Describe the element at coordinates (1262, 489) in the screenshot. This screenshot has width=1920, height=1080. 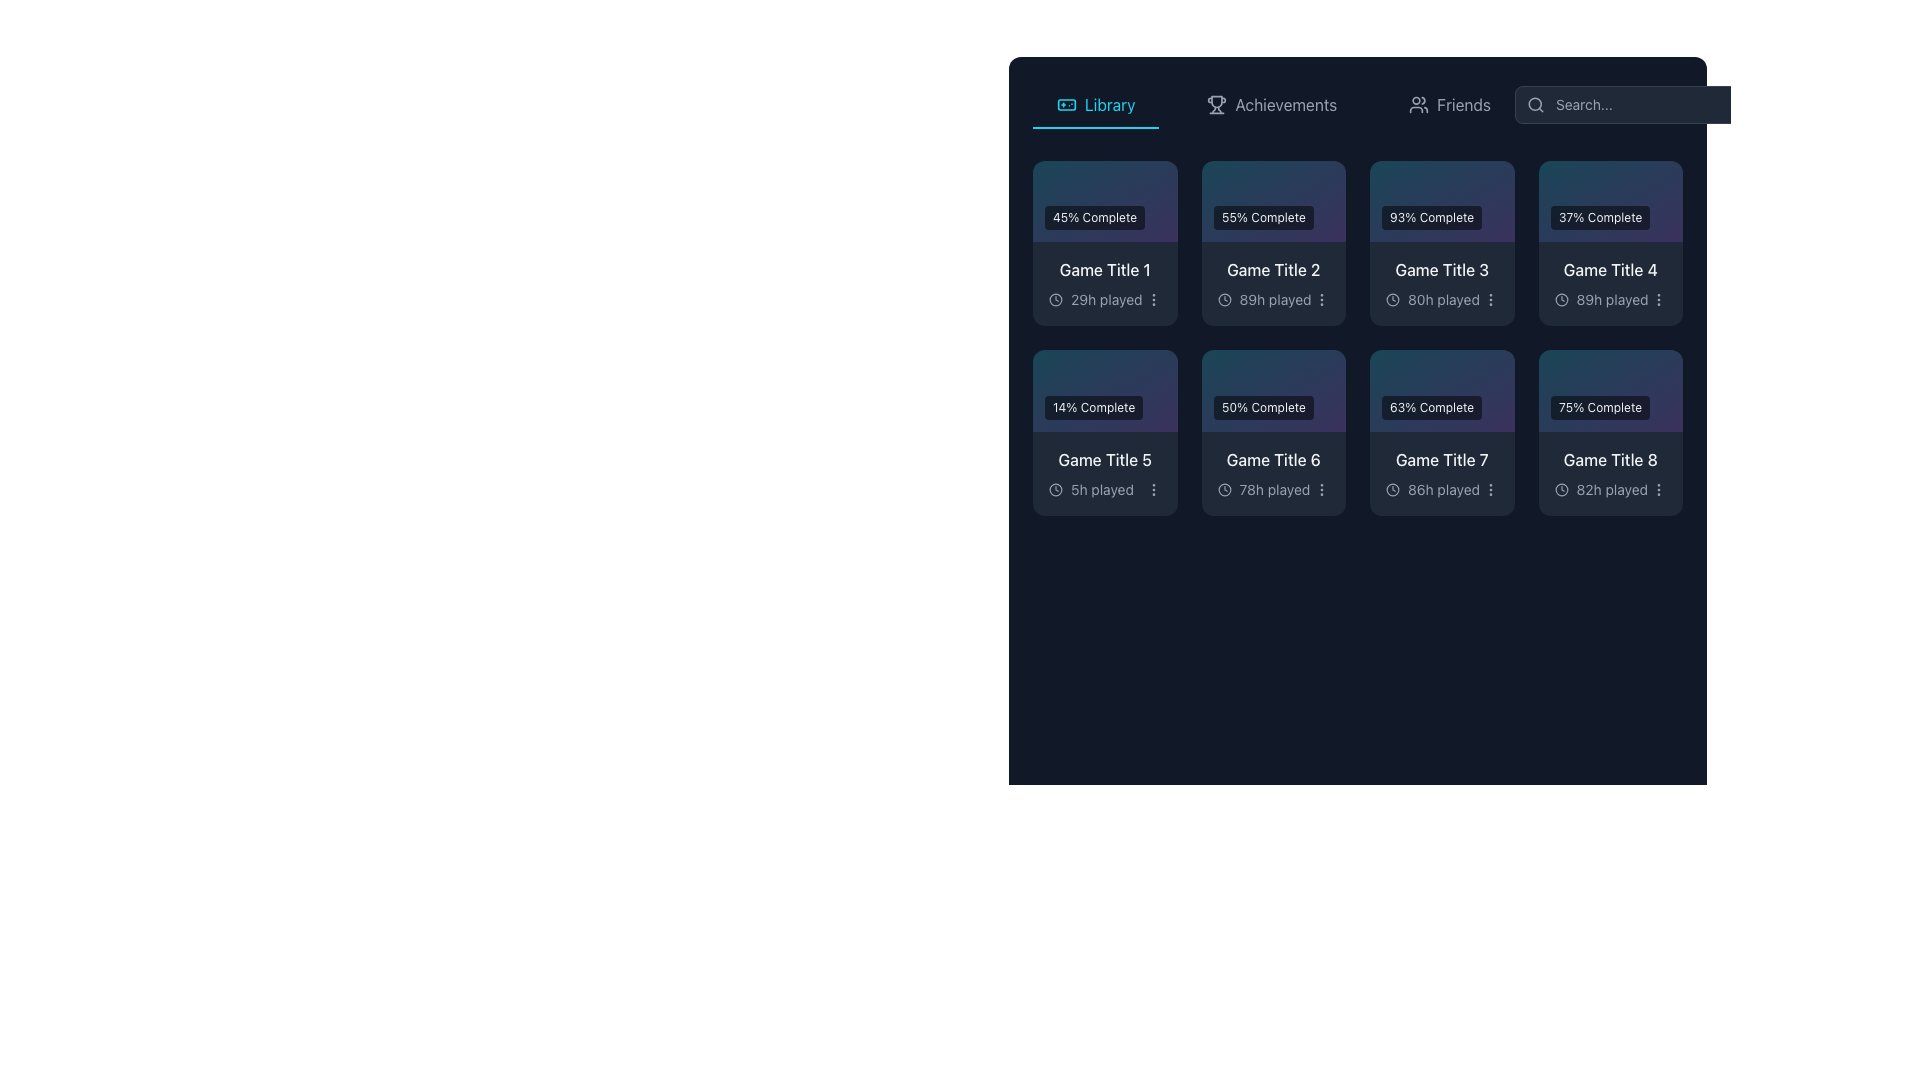
I see `the text '78h played' next to the clock icon within the 'Game Title 6' card` at that location.